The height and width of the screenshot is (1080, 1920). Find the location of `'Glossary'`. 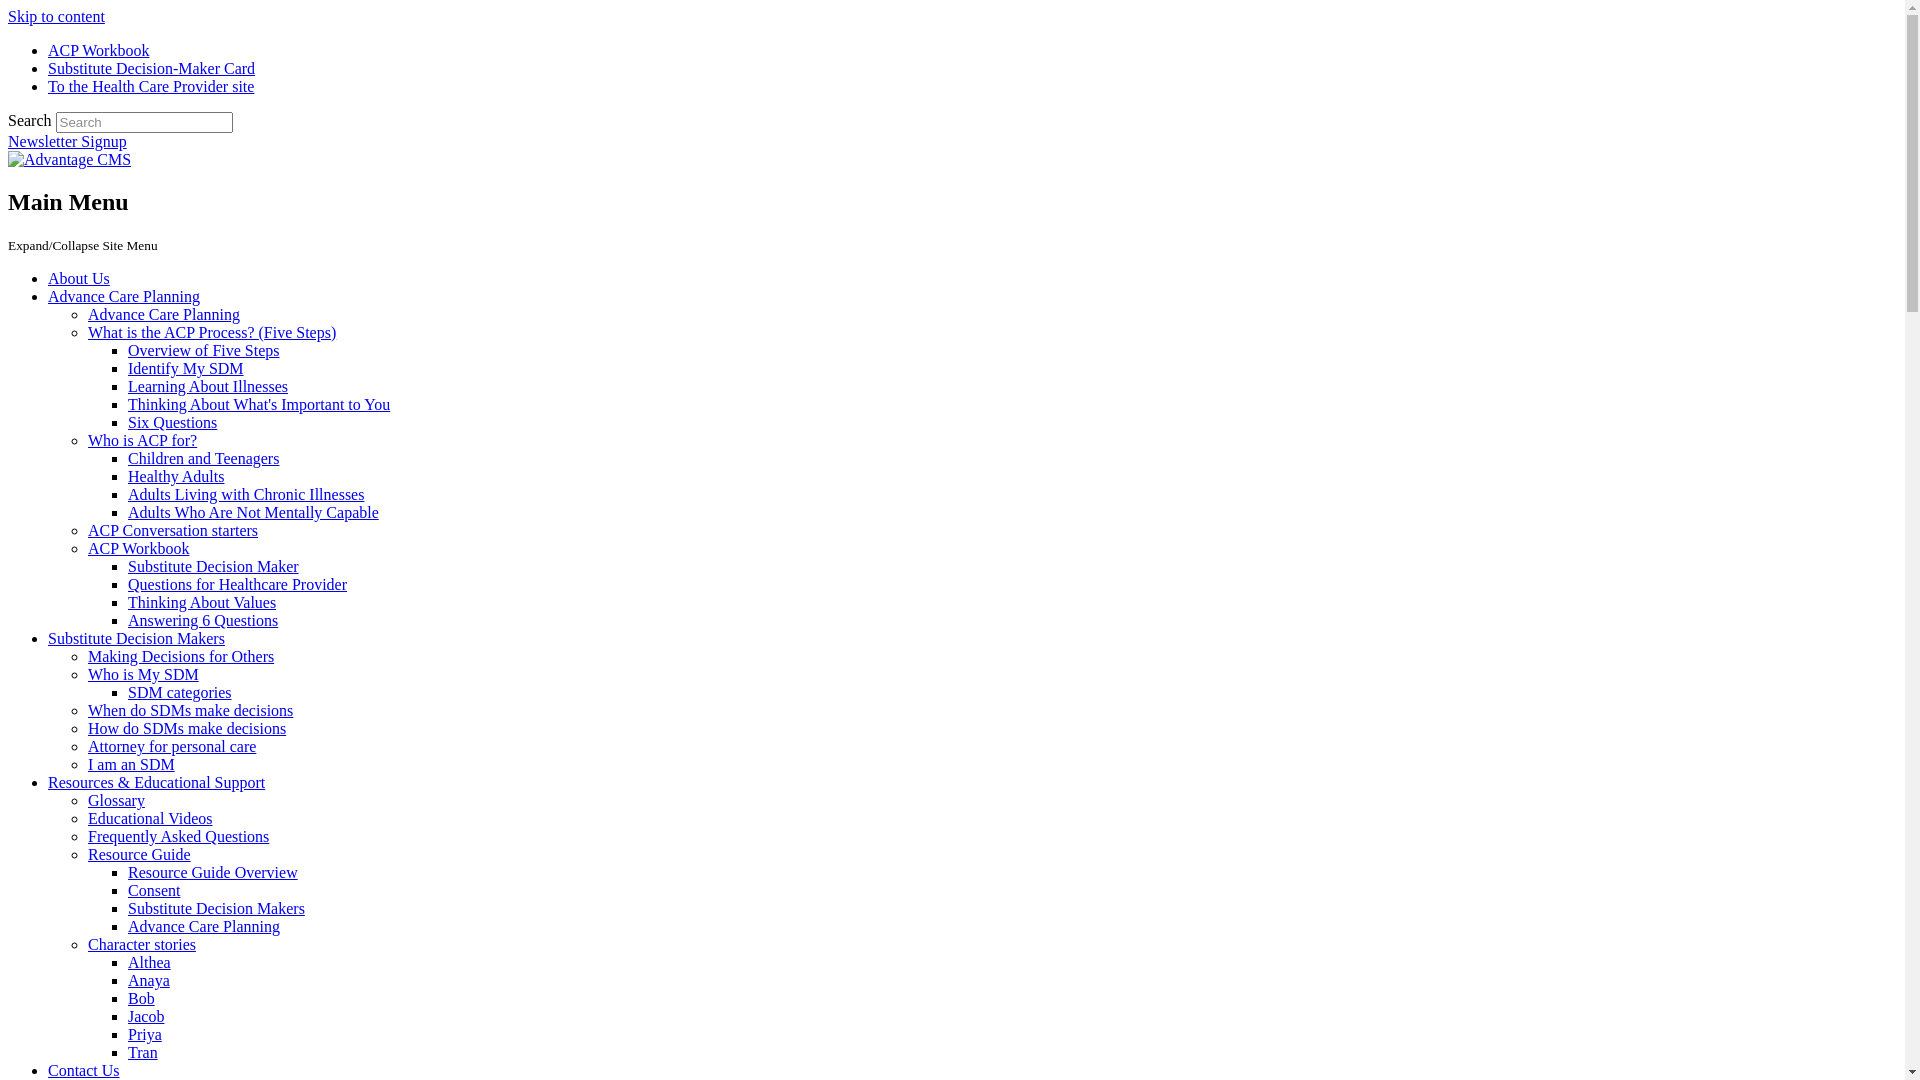

'Glossary' is located at coordinates (115, 799).